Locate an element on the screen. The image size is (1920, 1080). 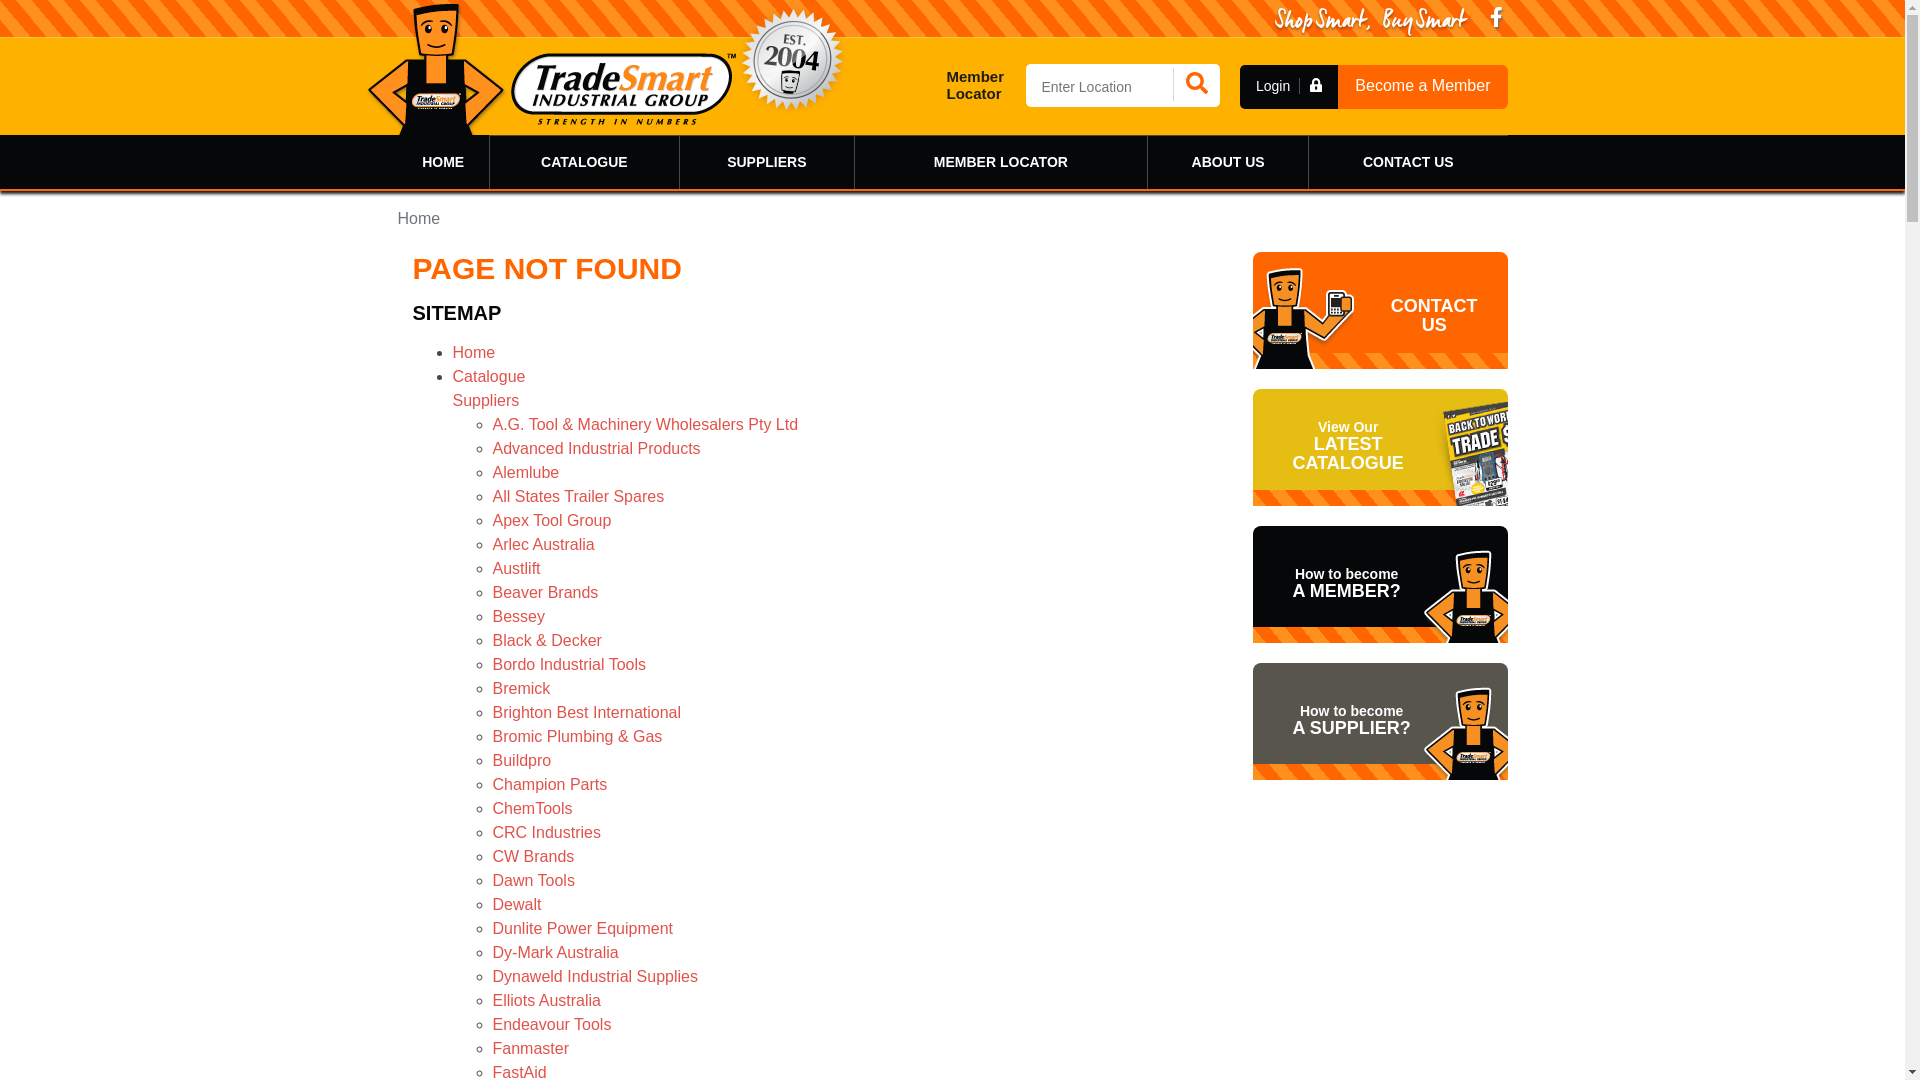
'TradeSmart Industrial Group - Strength in Numbers' is located at coordinates (551, 68).